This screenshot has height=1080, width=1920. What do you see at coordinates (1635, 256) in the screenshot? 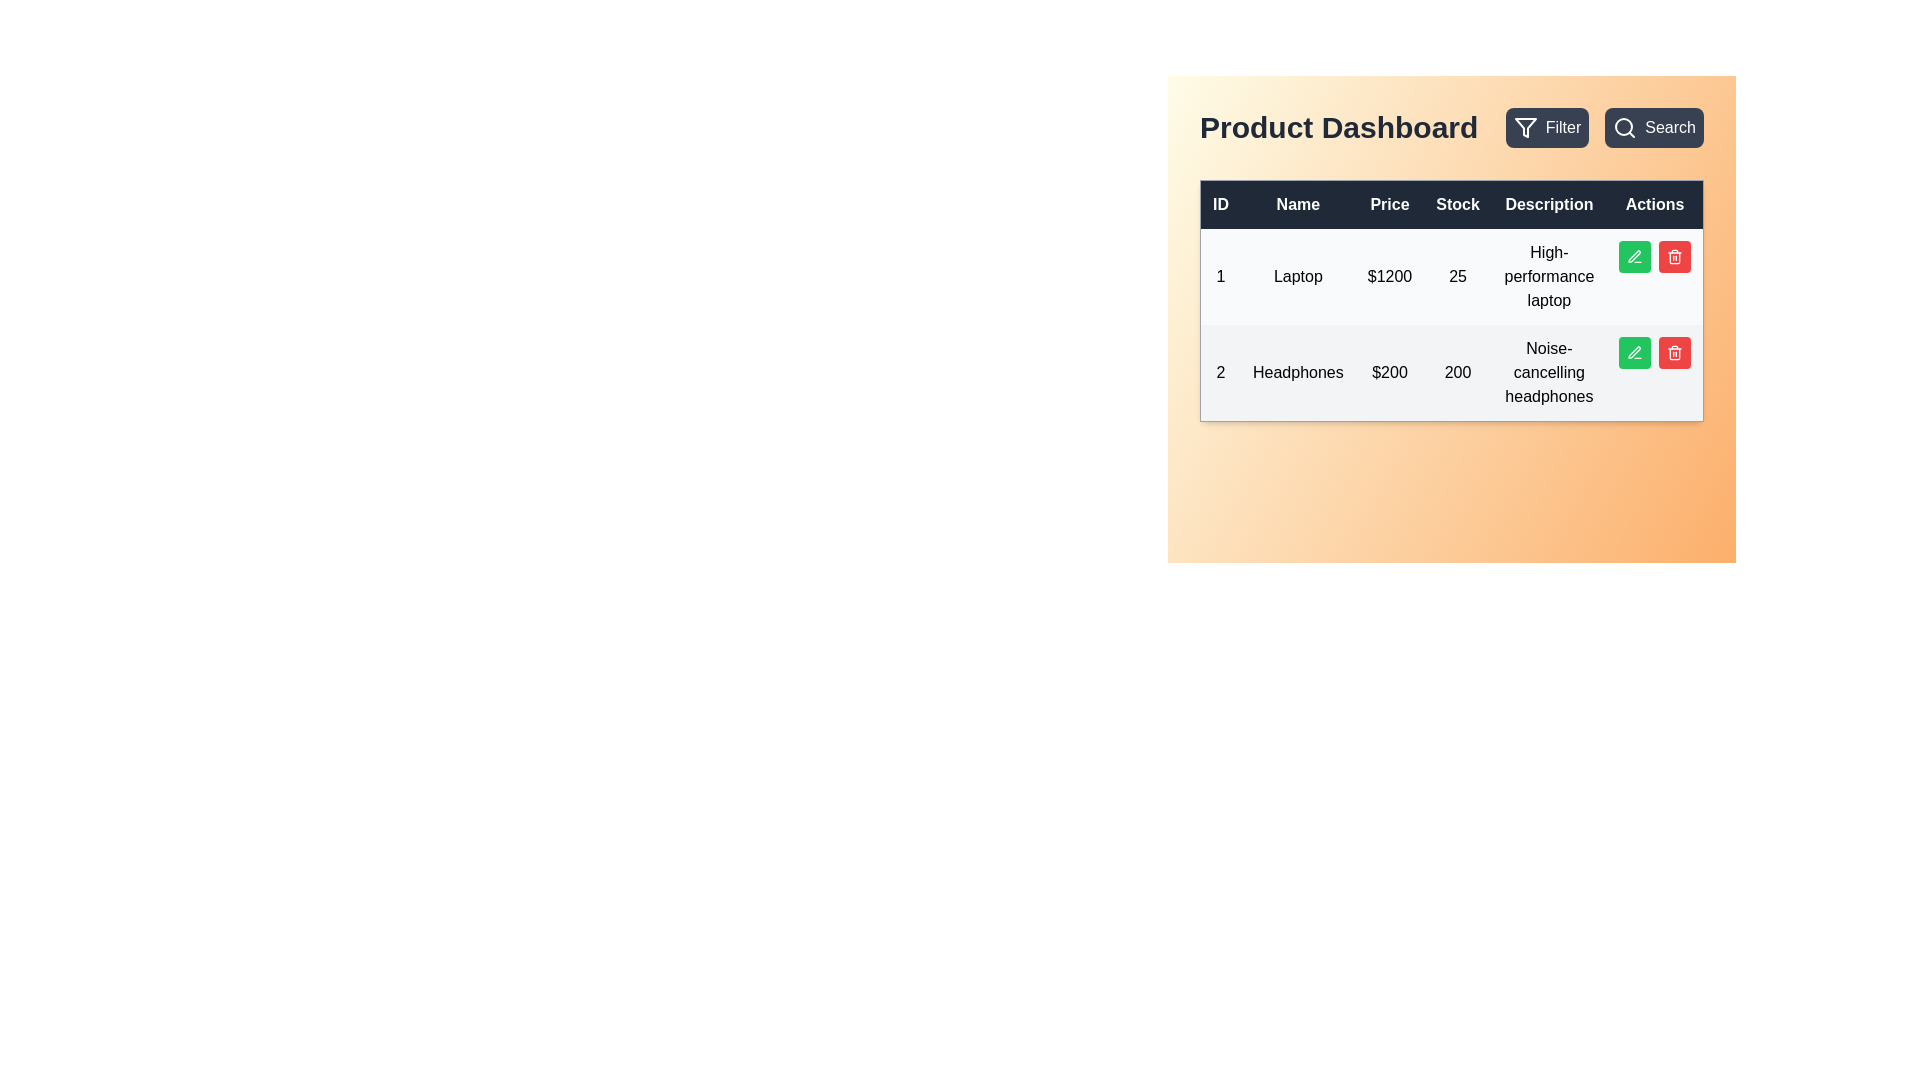
I see `the green button with rounded corners and a pen-shaped icon, located in the first row of the 'Actions' column in the table` at bounding box center [1635, 256].